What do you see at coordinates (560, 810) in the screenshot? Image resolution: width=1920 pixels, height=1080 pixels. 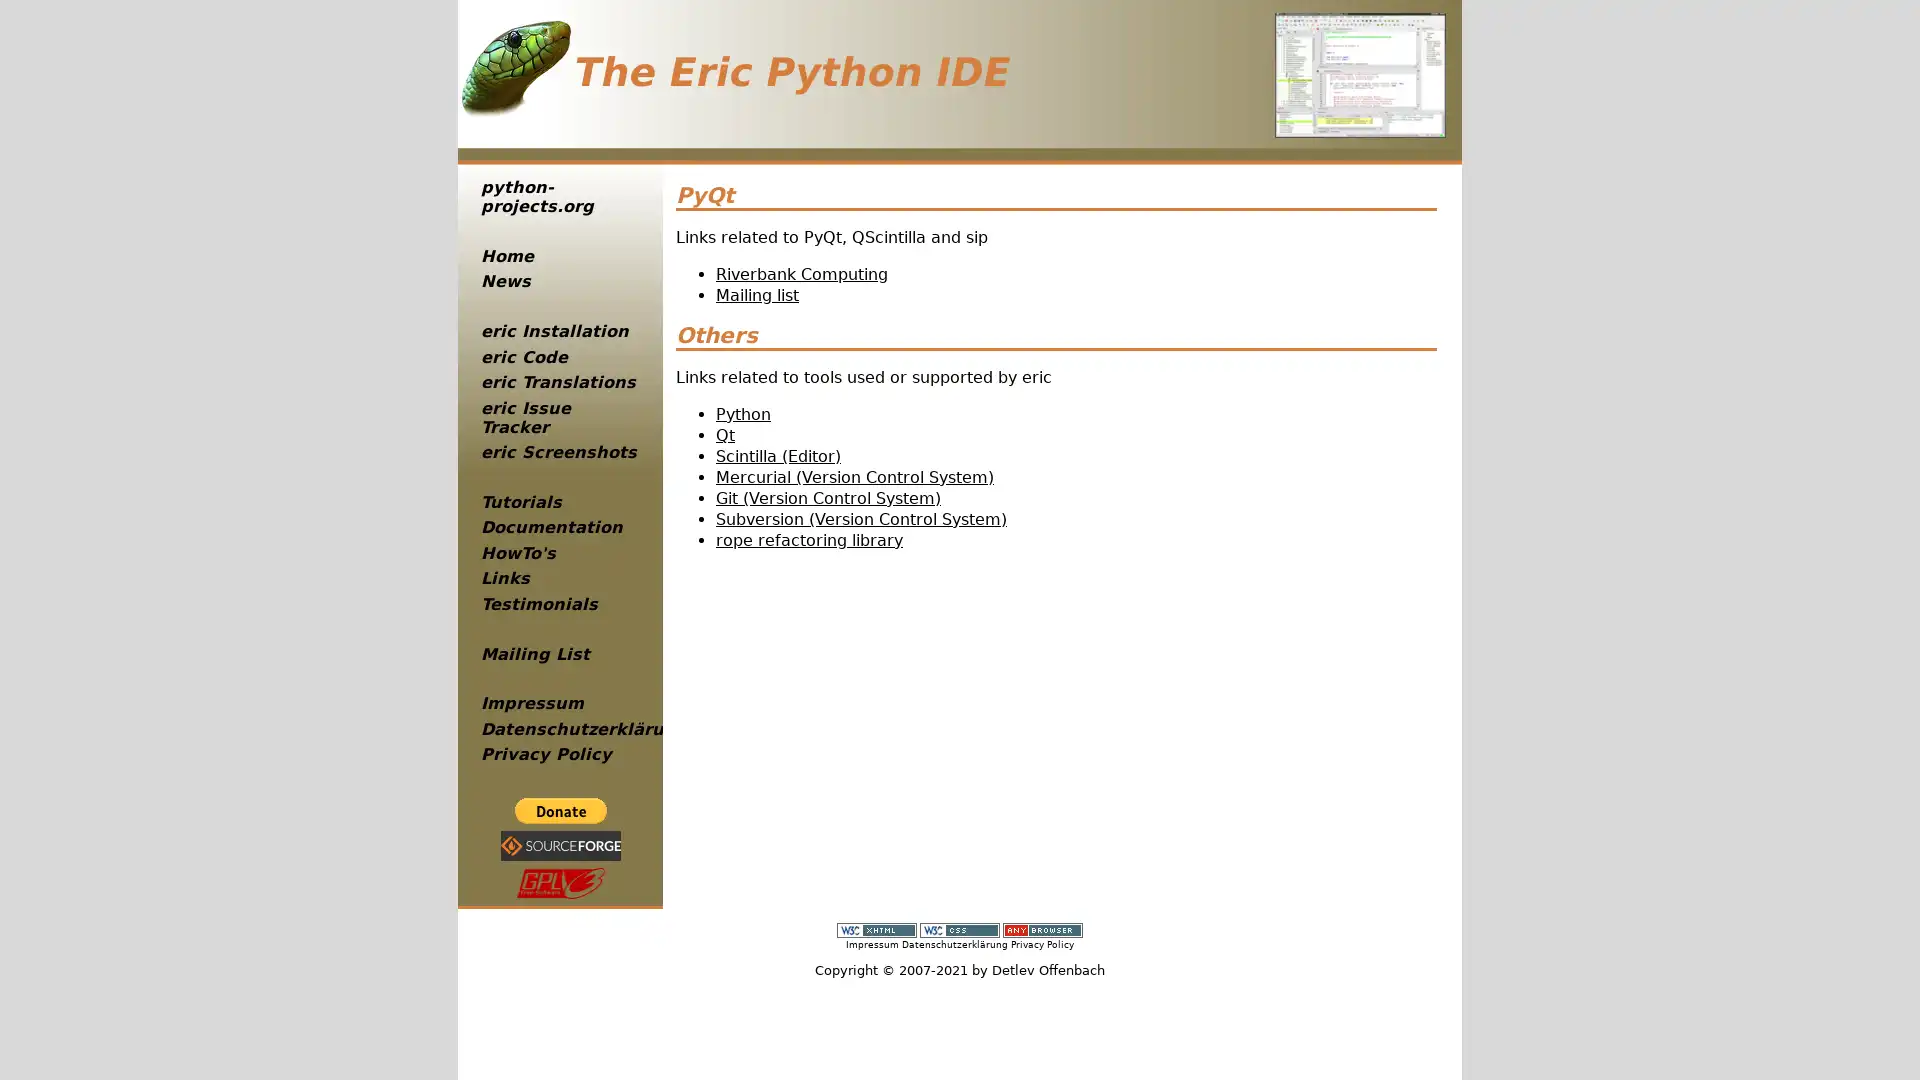 I see `PayPal - The safer, easier way to pay online!` at bounding box center [560, 810].